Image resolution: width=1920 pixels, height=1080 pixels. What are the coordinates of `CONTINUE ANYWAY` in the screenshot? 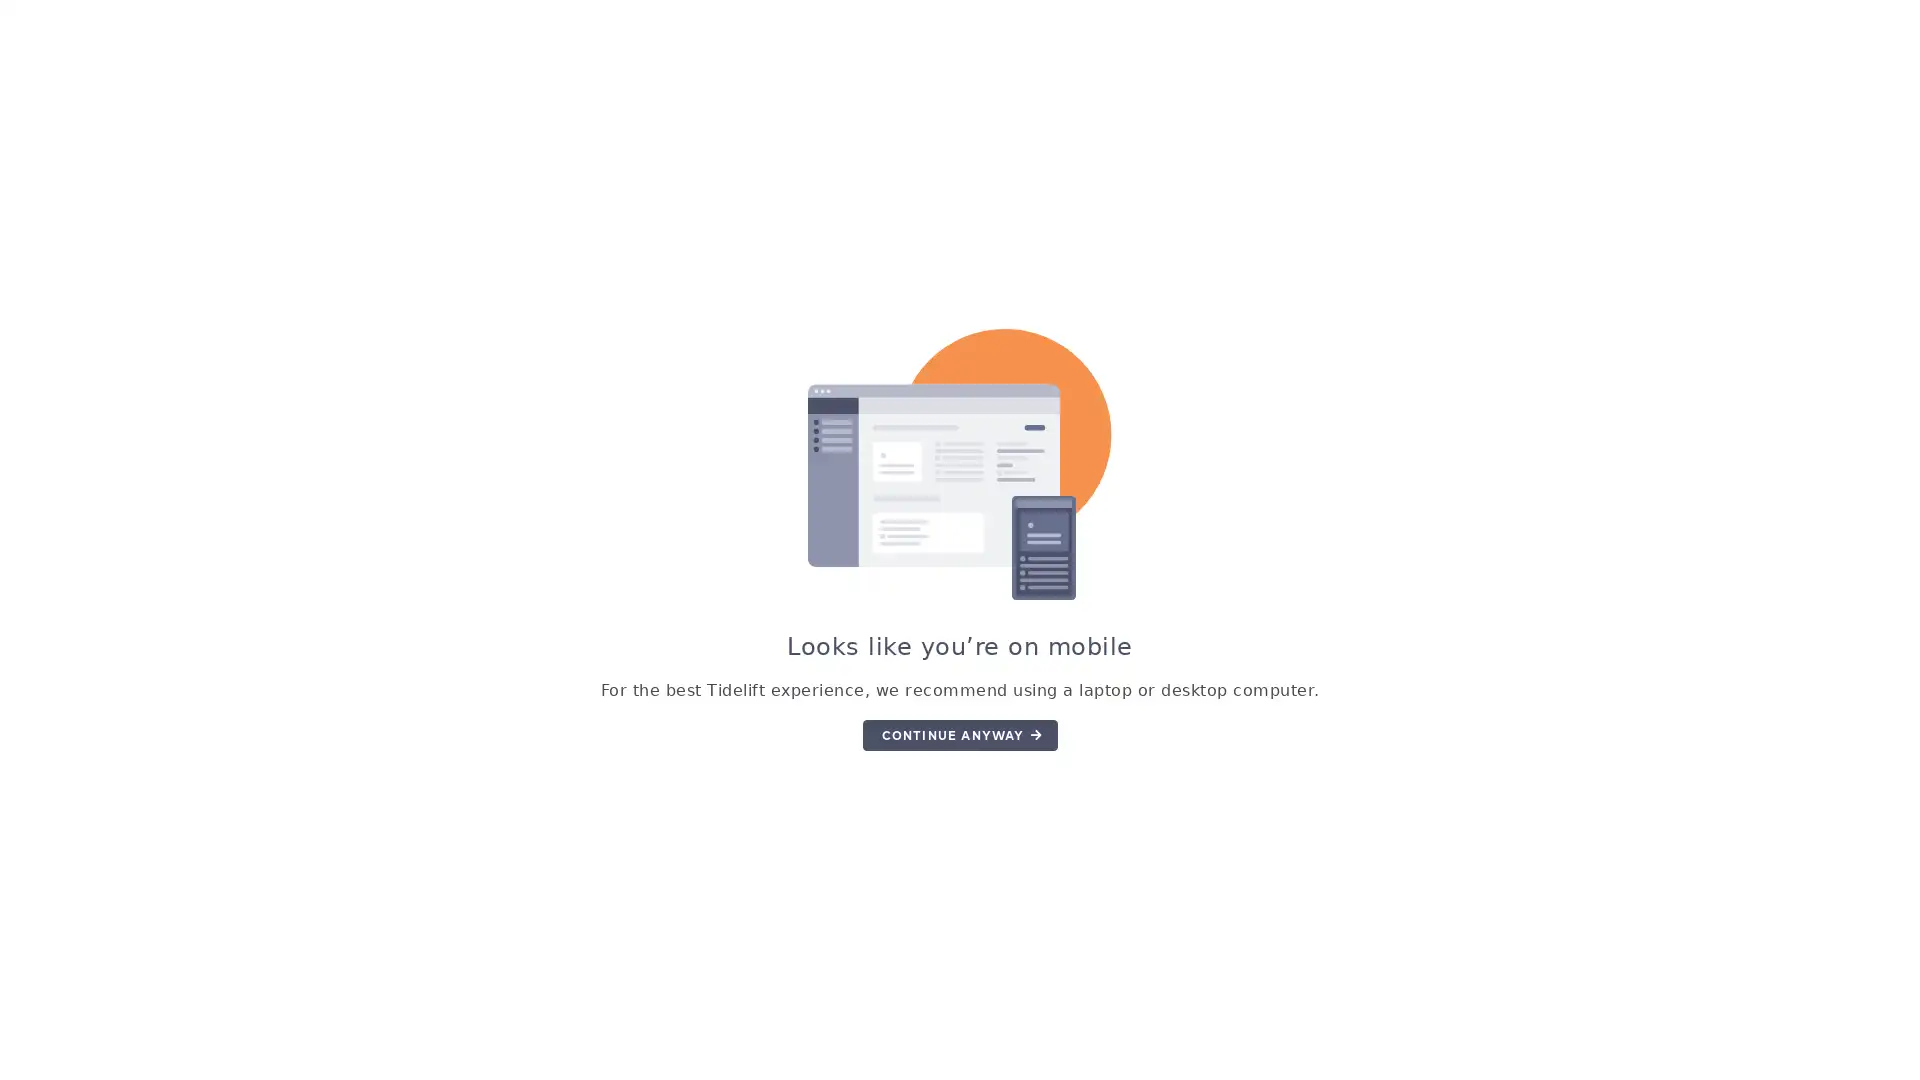 It's located at (958, 734).